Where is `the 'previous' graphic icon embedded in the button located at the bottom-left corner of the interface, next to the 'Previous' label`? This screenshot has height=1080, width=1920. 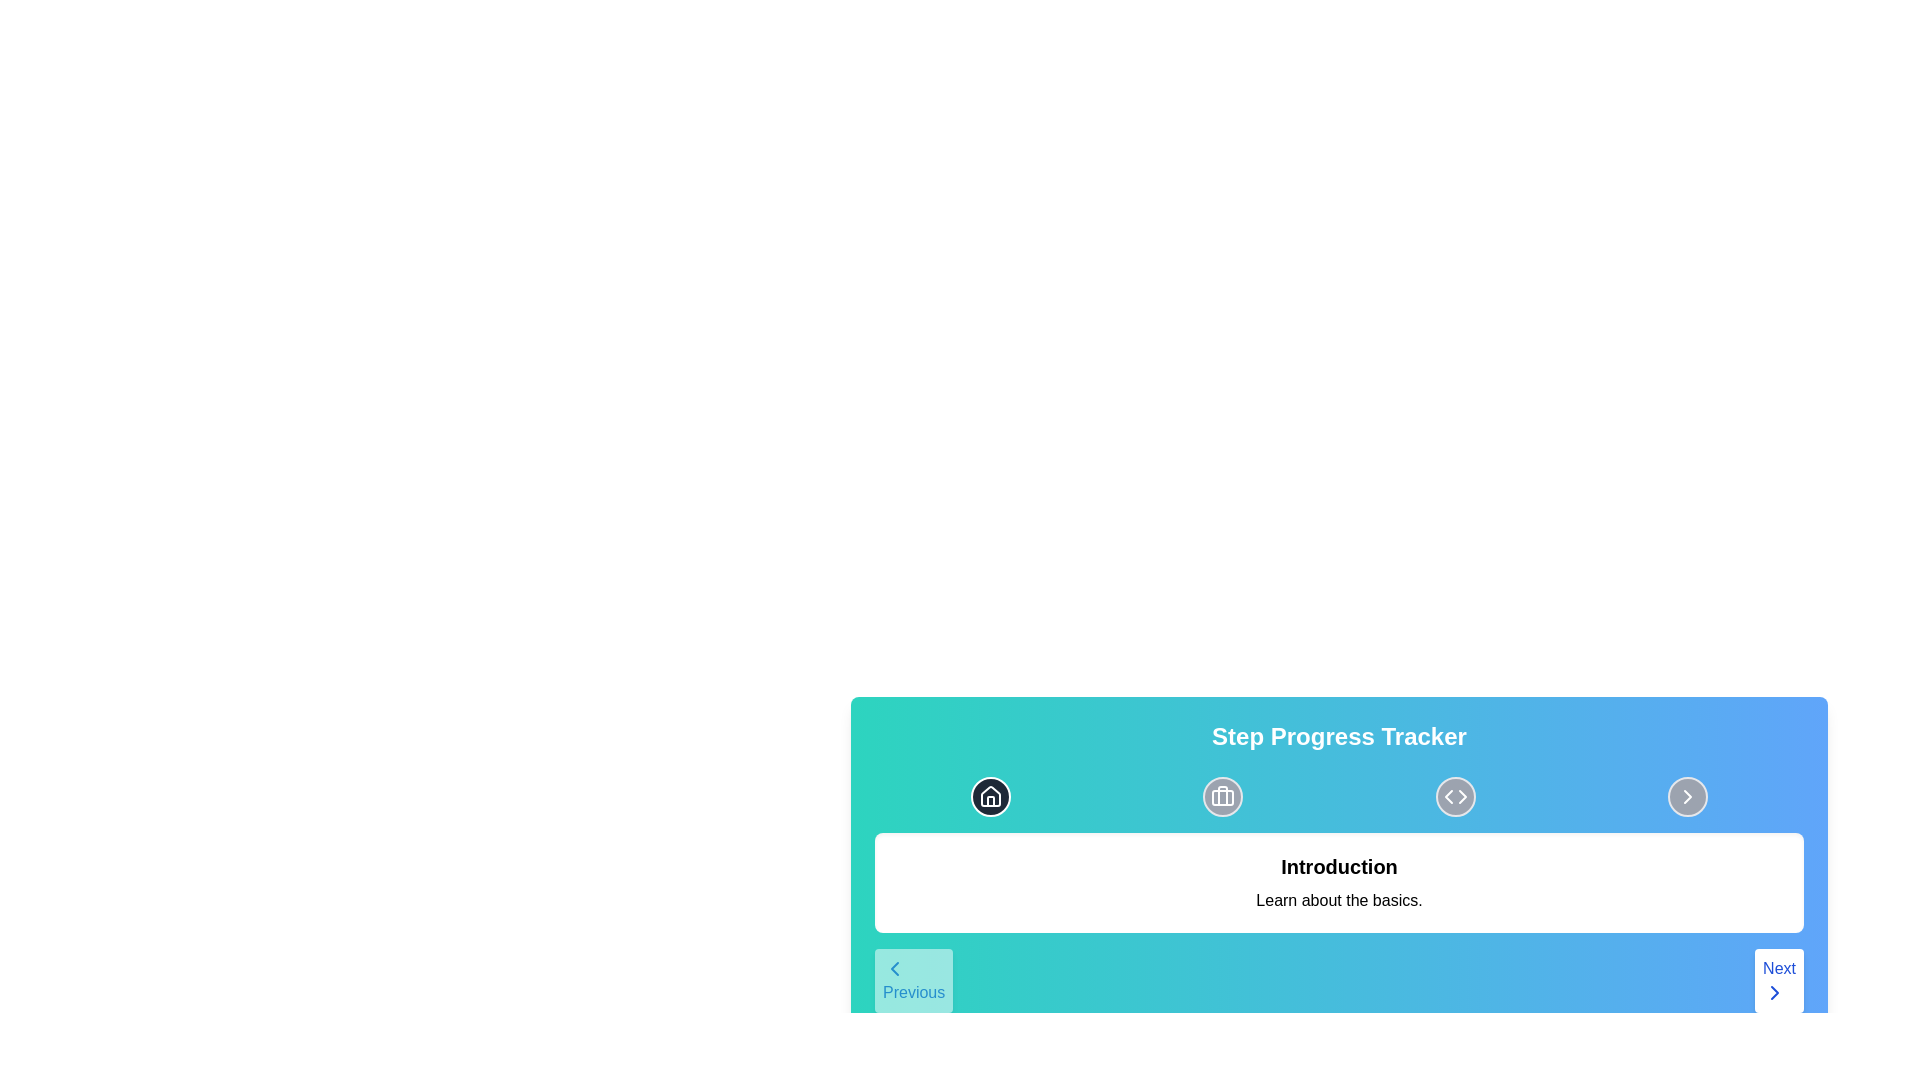 the 'previous' graphic icon embedded in the button located at the bottom-left corner of the interface, next to the 'Previous' label is located at coordinates (893, 967).